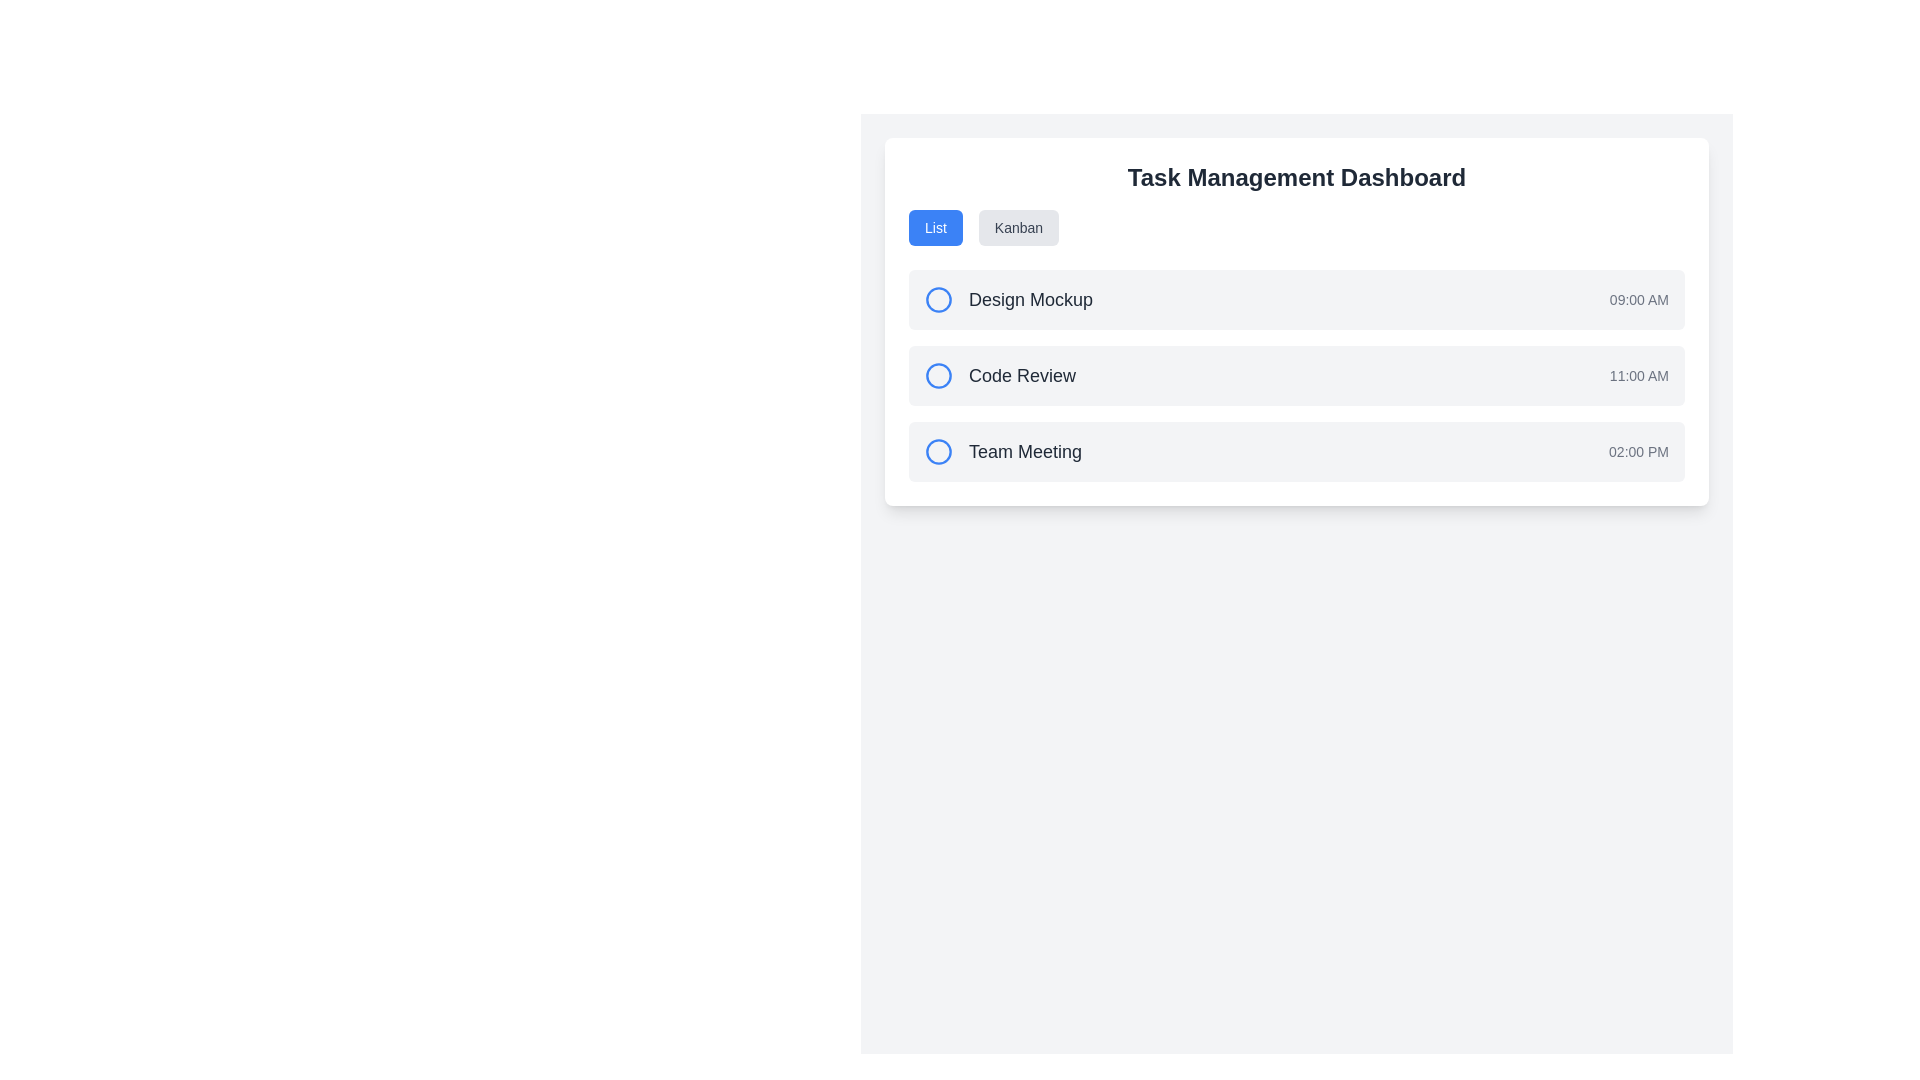 This screenshot has width=1920, height=1080. I want to click on the blue circular icon styled as a checkbox, which is located to the left of the text 'Design Mockup' in the task list, so click(938, 300).